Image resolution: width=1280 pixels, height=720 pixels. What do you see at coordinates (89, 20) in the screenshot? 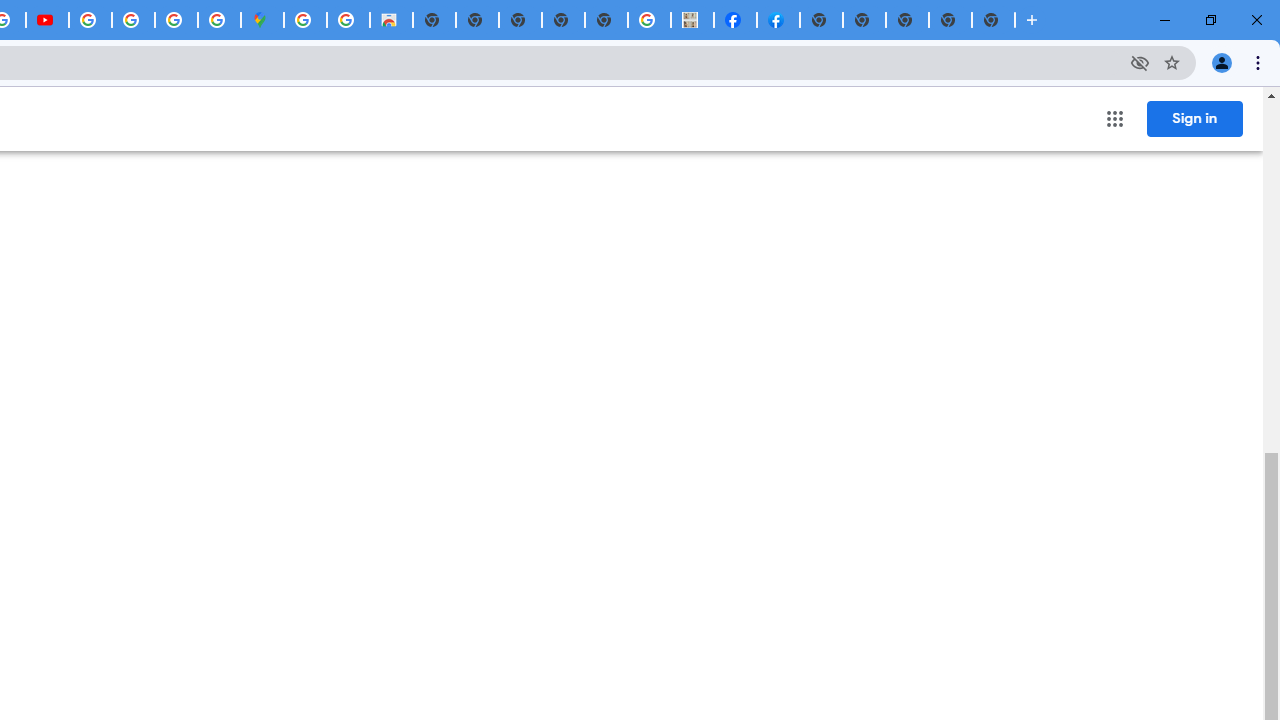
I see `'How Chrome protects your passwords - Google Chrome Help'` at bounding box center [89, 20].